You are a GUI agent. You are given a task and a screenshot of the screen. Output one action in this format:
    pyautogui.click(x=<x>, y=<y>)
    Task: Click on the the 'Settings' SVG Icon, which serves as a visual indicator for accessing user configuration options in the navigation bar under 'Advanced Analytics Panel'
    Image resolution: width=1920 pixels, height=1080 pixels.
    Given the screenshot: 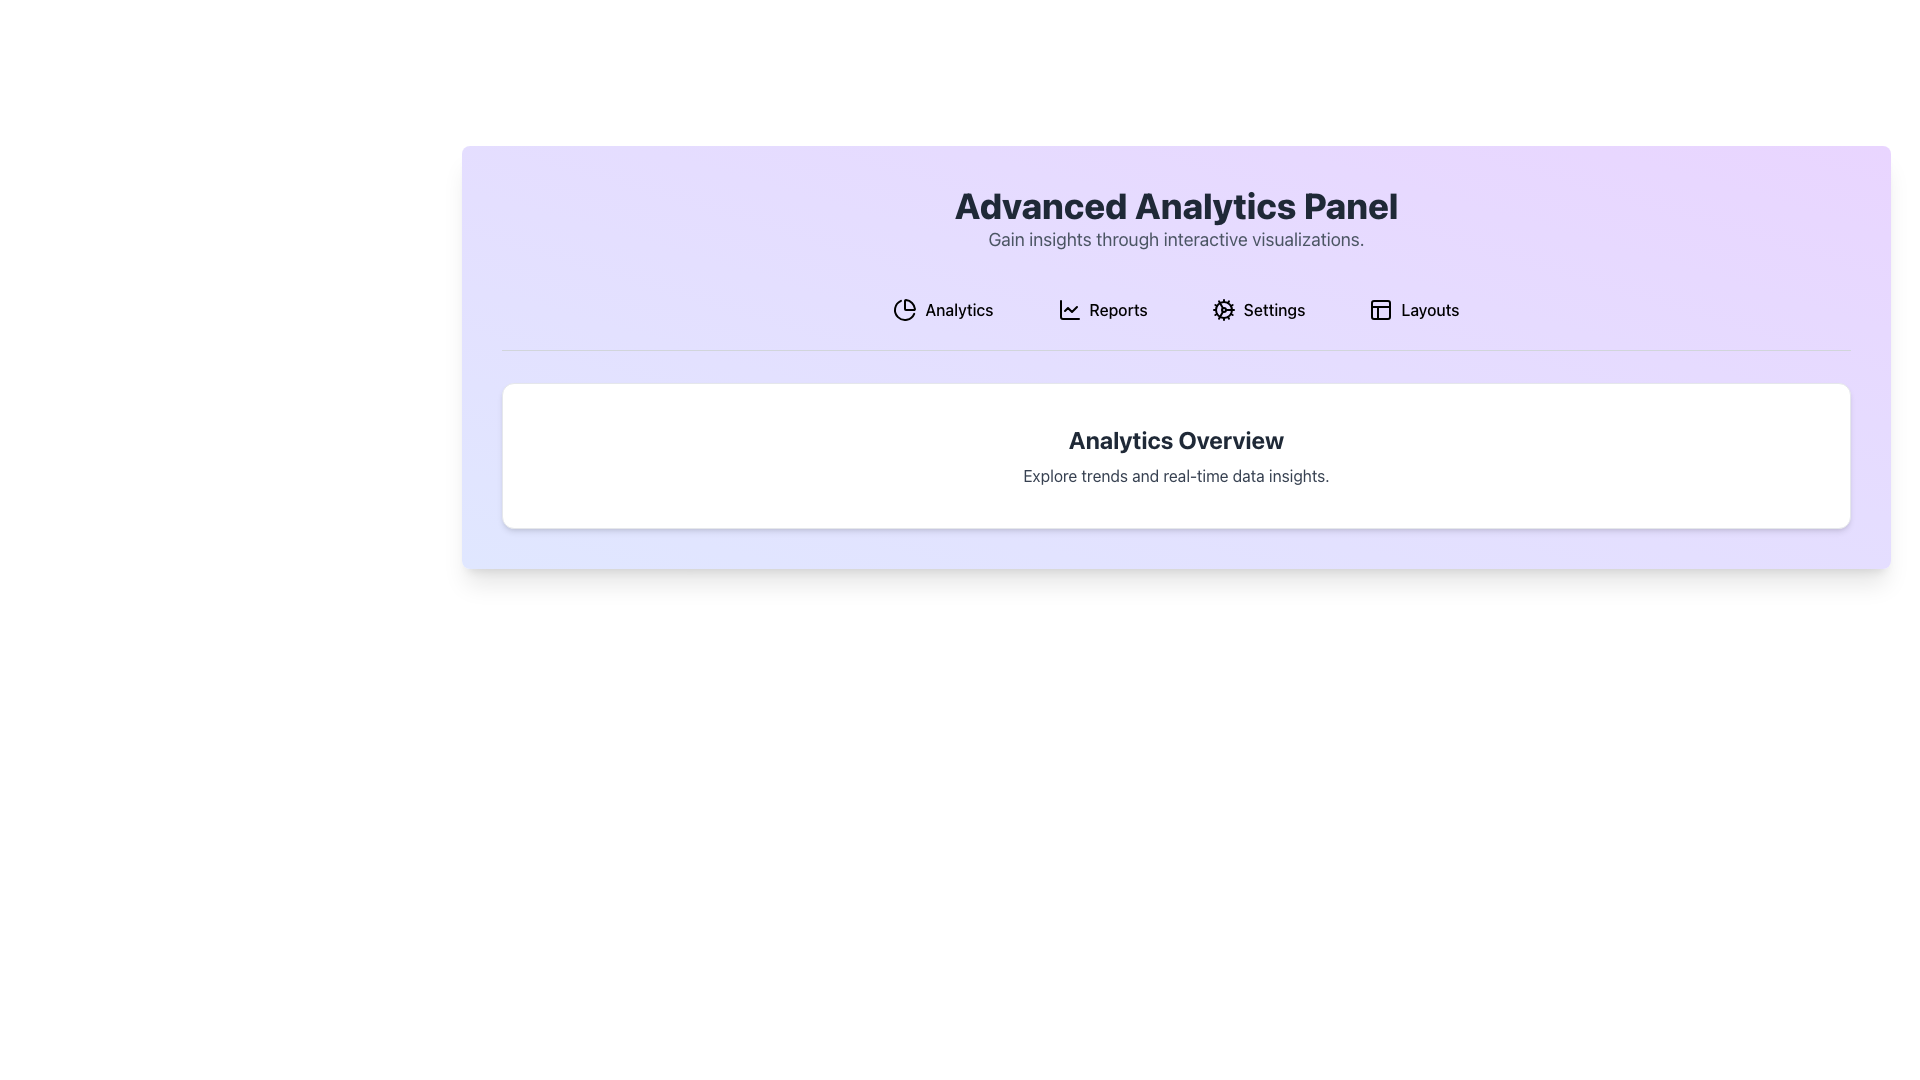 What is the action you would take?
    pyautogui.click(x=1222, y=309)
    